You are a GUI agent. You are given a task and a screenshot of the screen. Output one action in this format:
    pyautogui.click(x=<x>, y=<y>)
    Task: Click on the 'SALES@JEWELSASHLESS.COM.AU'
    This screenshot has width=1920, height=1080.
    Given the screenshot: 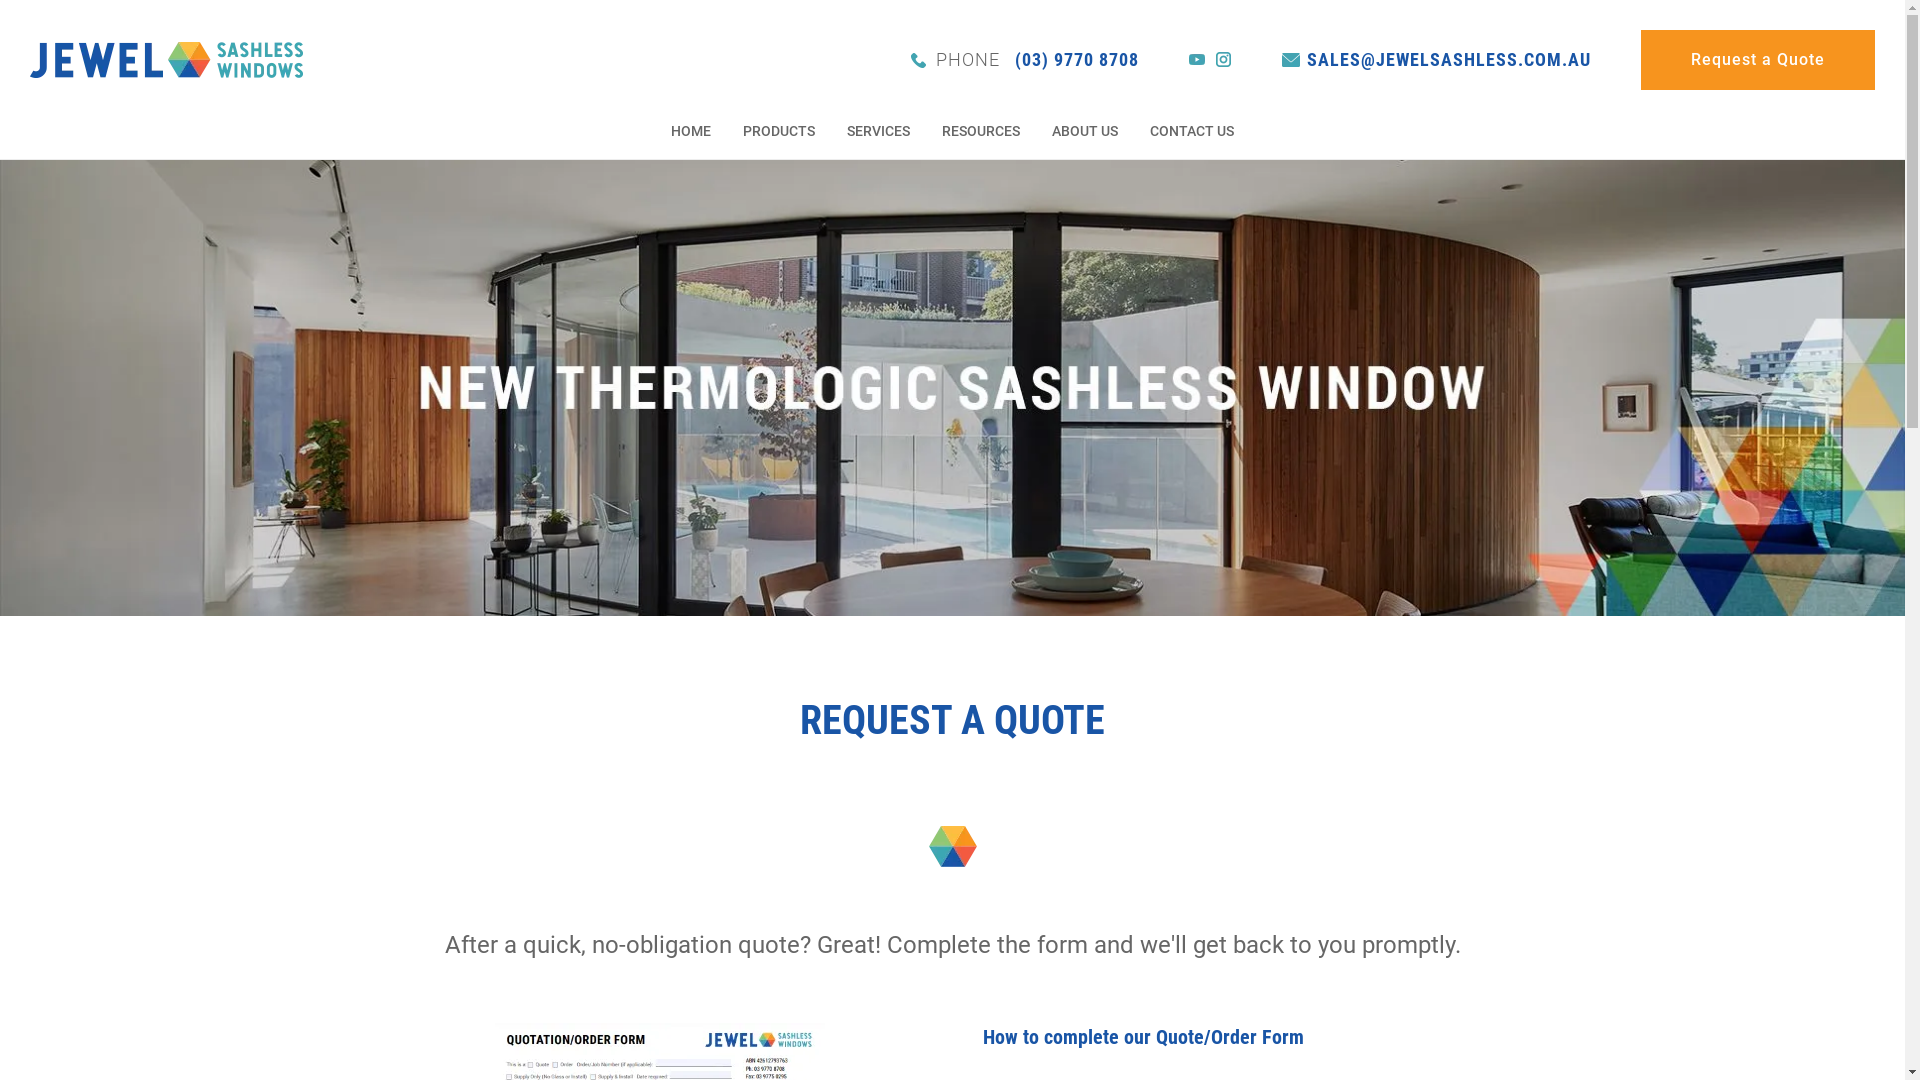 What is the action you would take?
    pyautogui.click(x=1435, y=59)
    